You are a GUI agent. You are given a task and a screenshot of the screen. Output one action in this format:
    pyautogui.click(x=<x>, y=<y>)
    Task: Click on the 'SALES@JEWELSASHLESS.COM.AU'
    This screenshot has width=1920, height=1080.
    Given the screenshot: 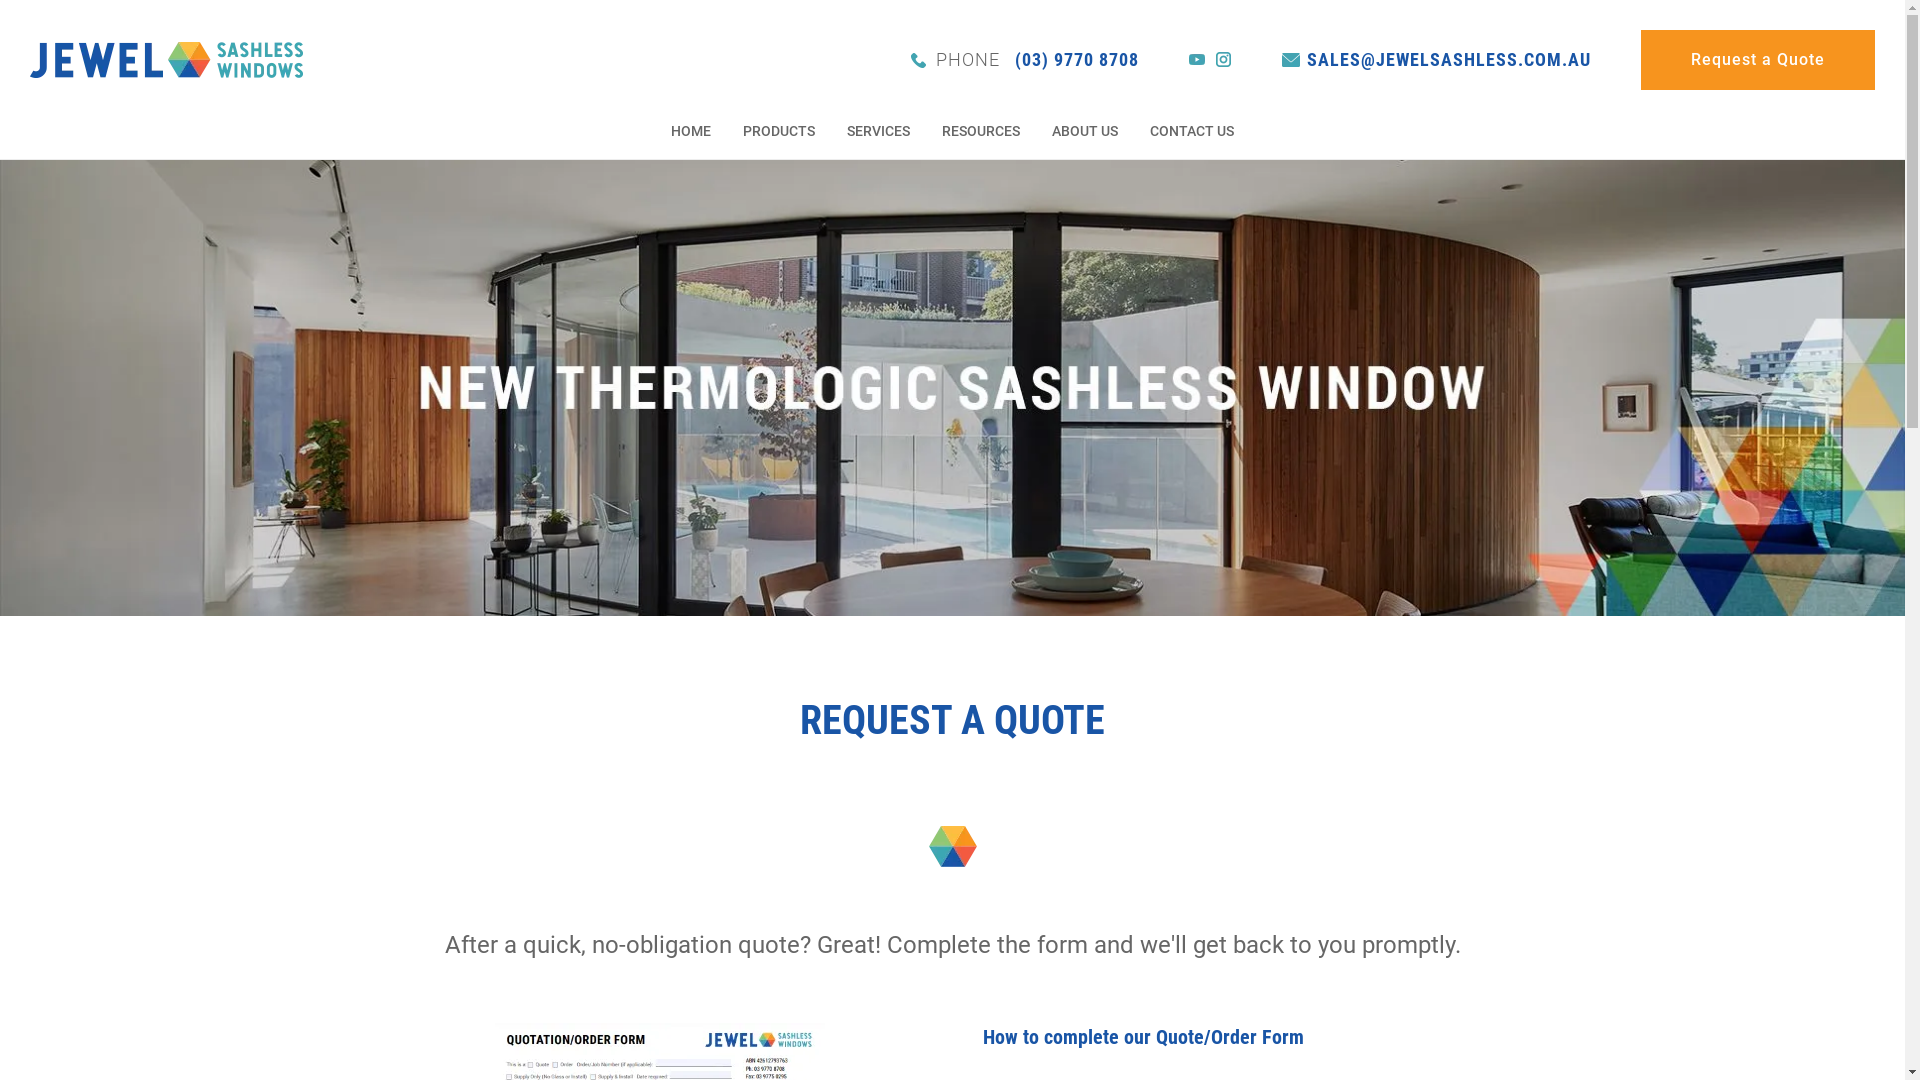 What is the action you would take?
    pyautogui.click(x=1435, y=59)
    